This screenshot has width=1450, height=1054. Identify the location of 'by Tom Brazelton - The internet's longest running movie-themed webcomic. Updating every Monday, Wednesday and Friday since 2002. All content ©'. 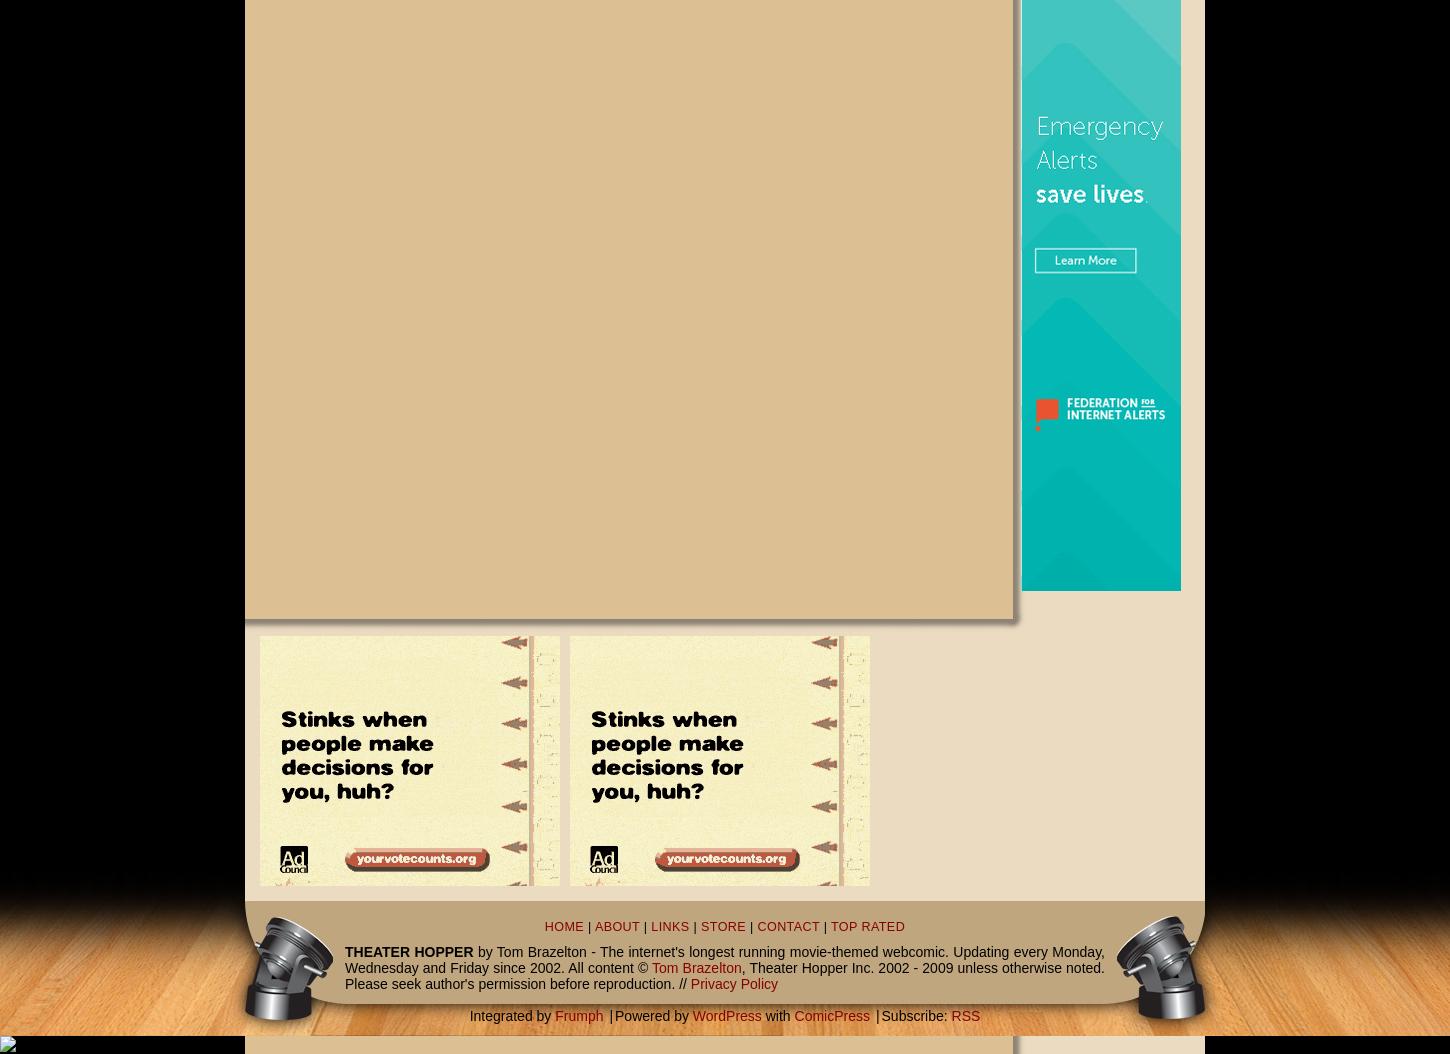
(725, 959).